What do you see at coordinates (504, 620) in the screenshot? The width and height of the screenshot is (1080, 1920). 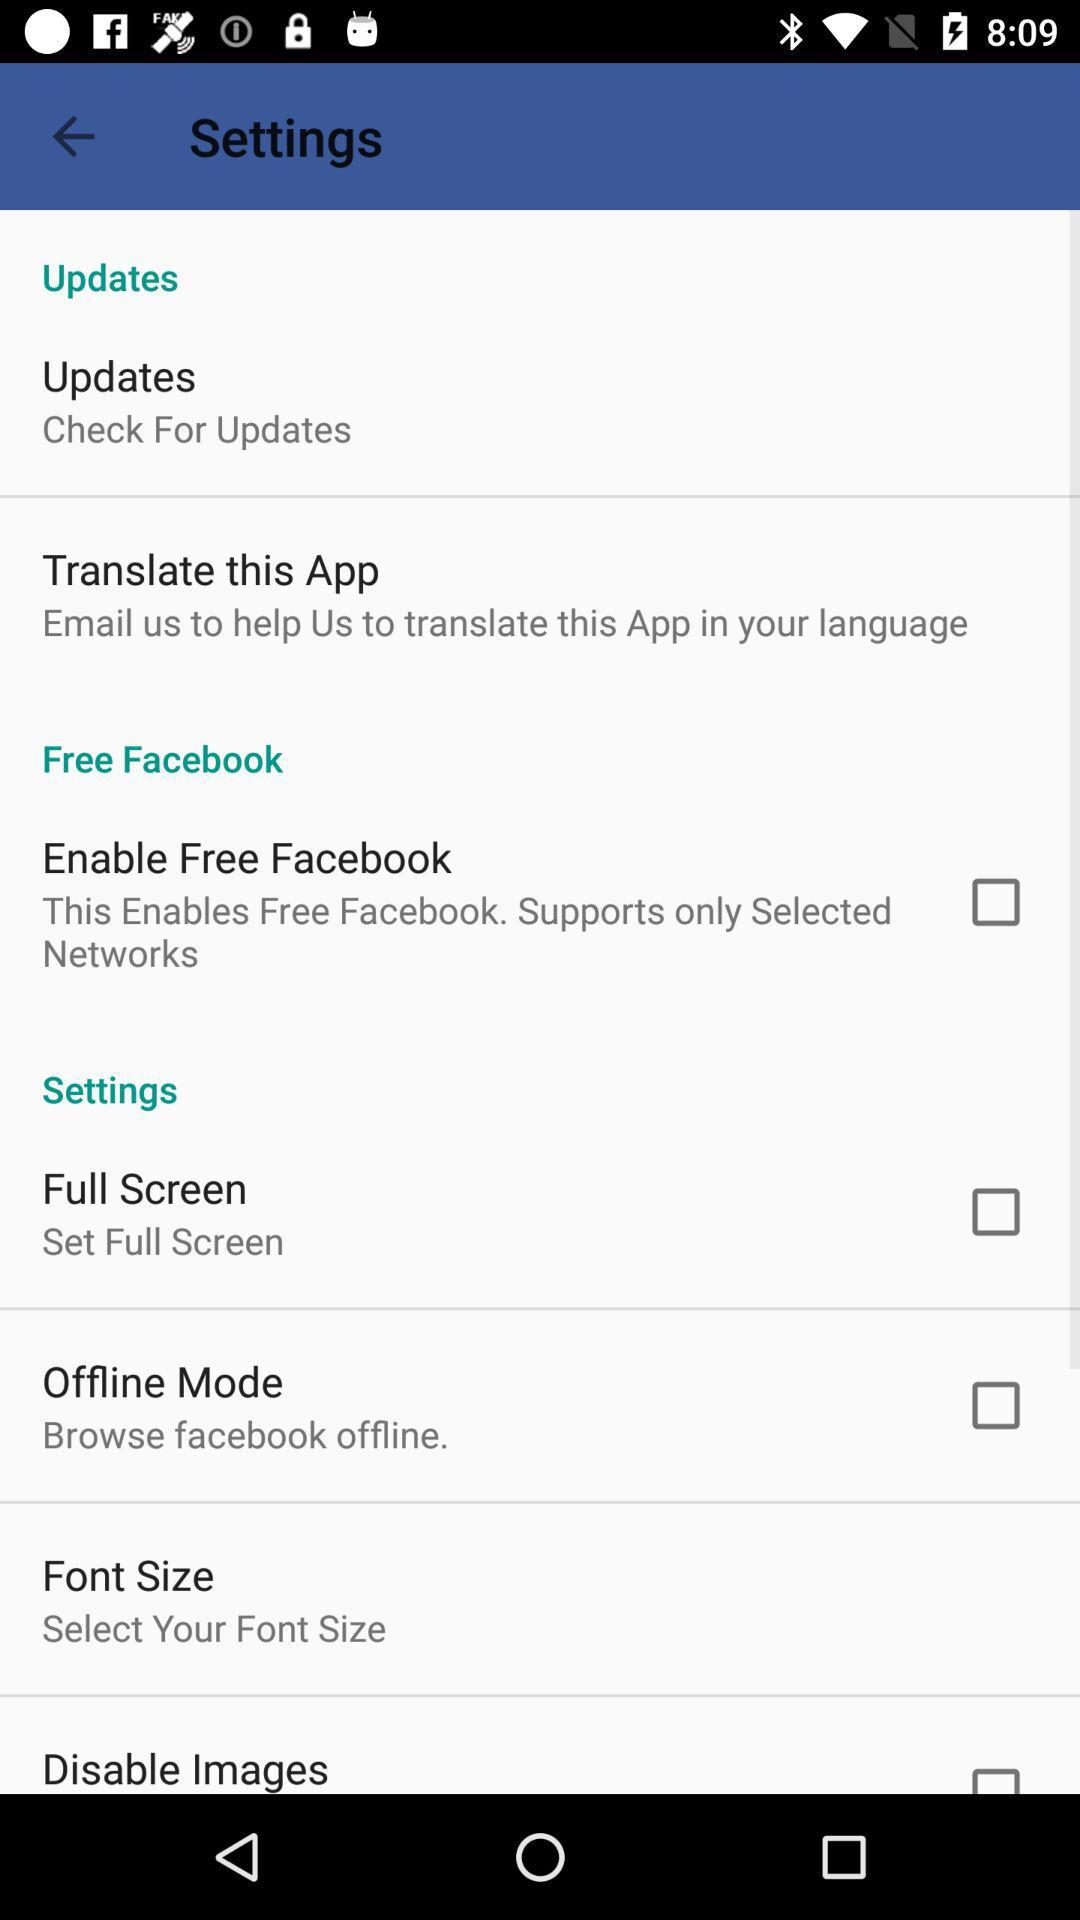 I see `the icon below the translate this app icon` at bounding box center [504, 620].